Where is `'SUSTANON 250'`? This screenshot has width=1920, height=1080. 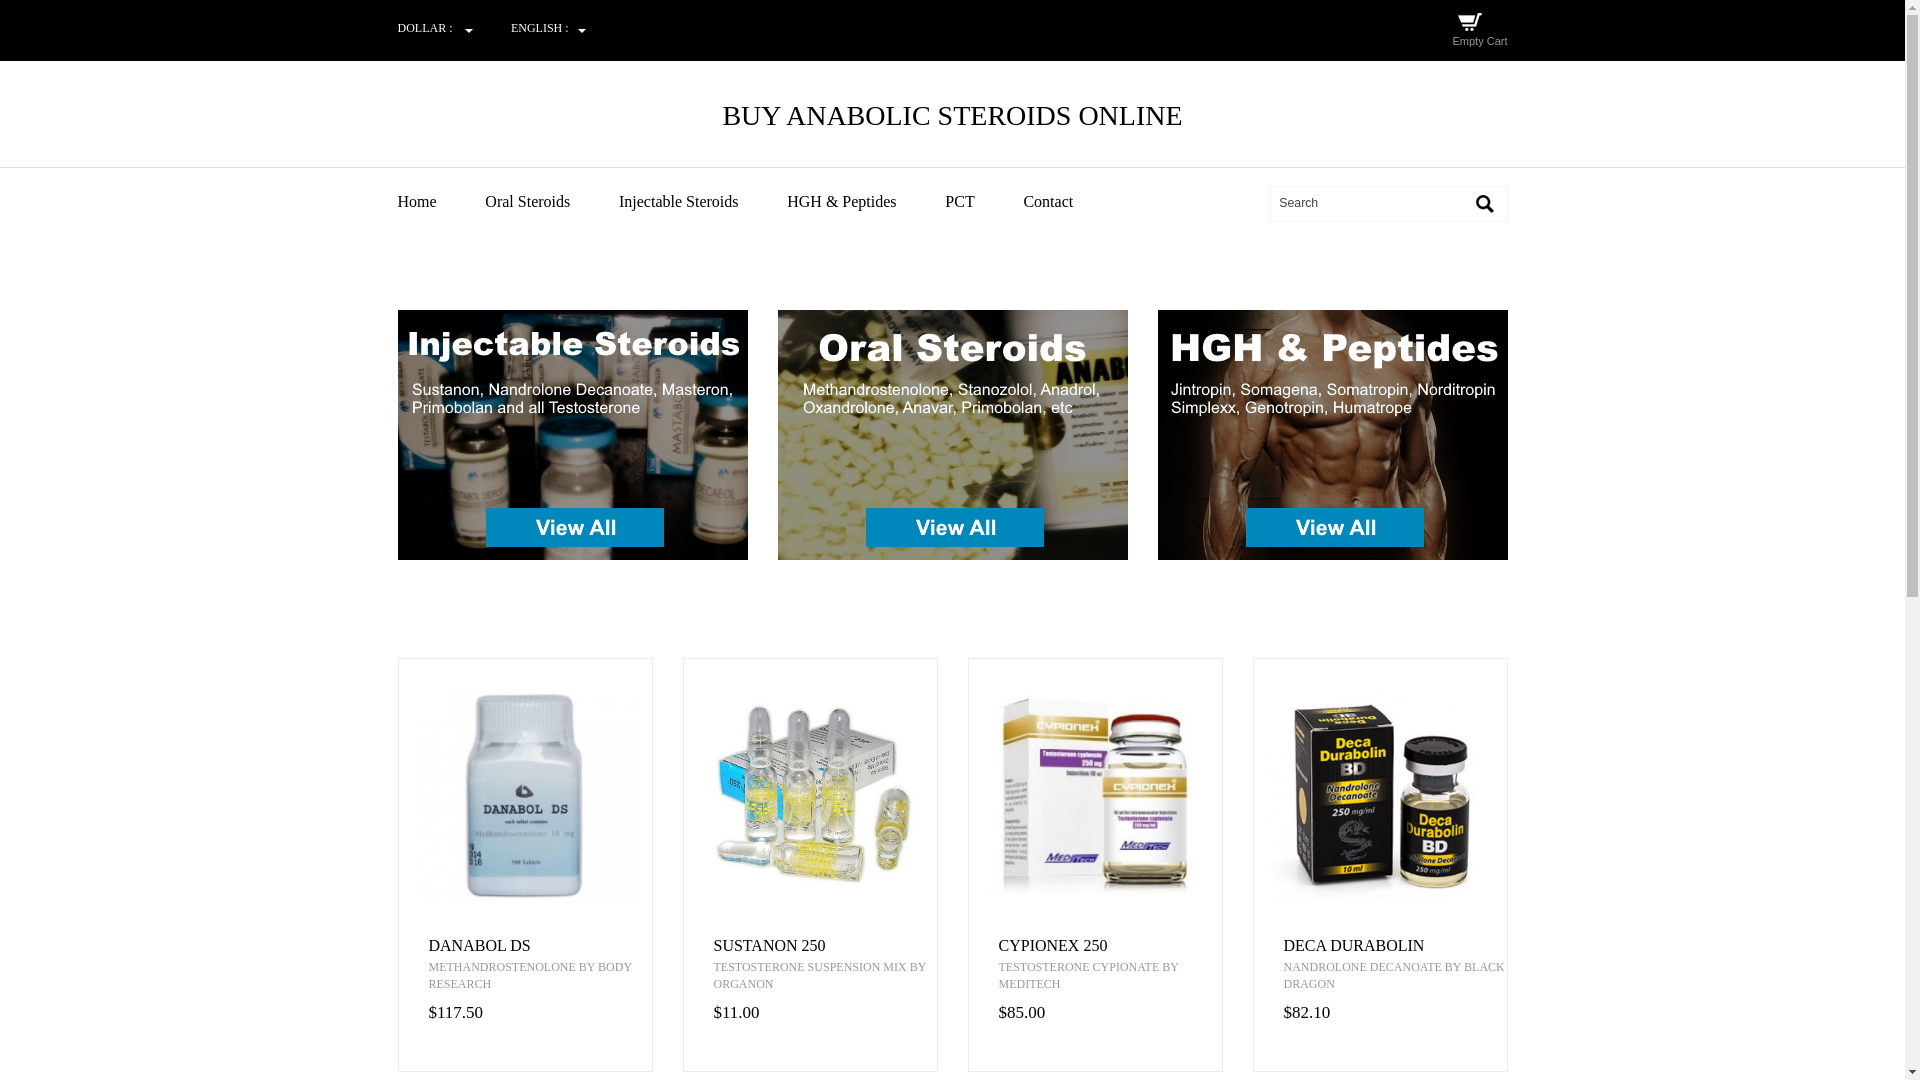
'SUSTANON 250' is located at coordinates (714, 945).